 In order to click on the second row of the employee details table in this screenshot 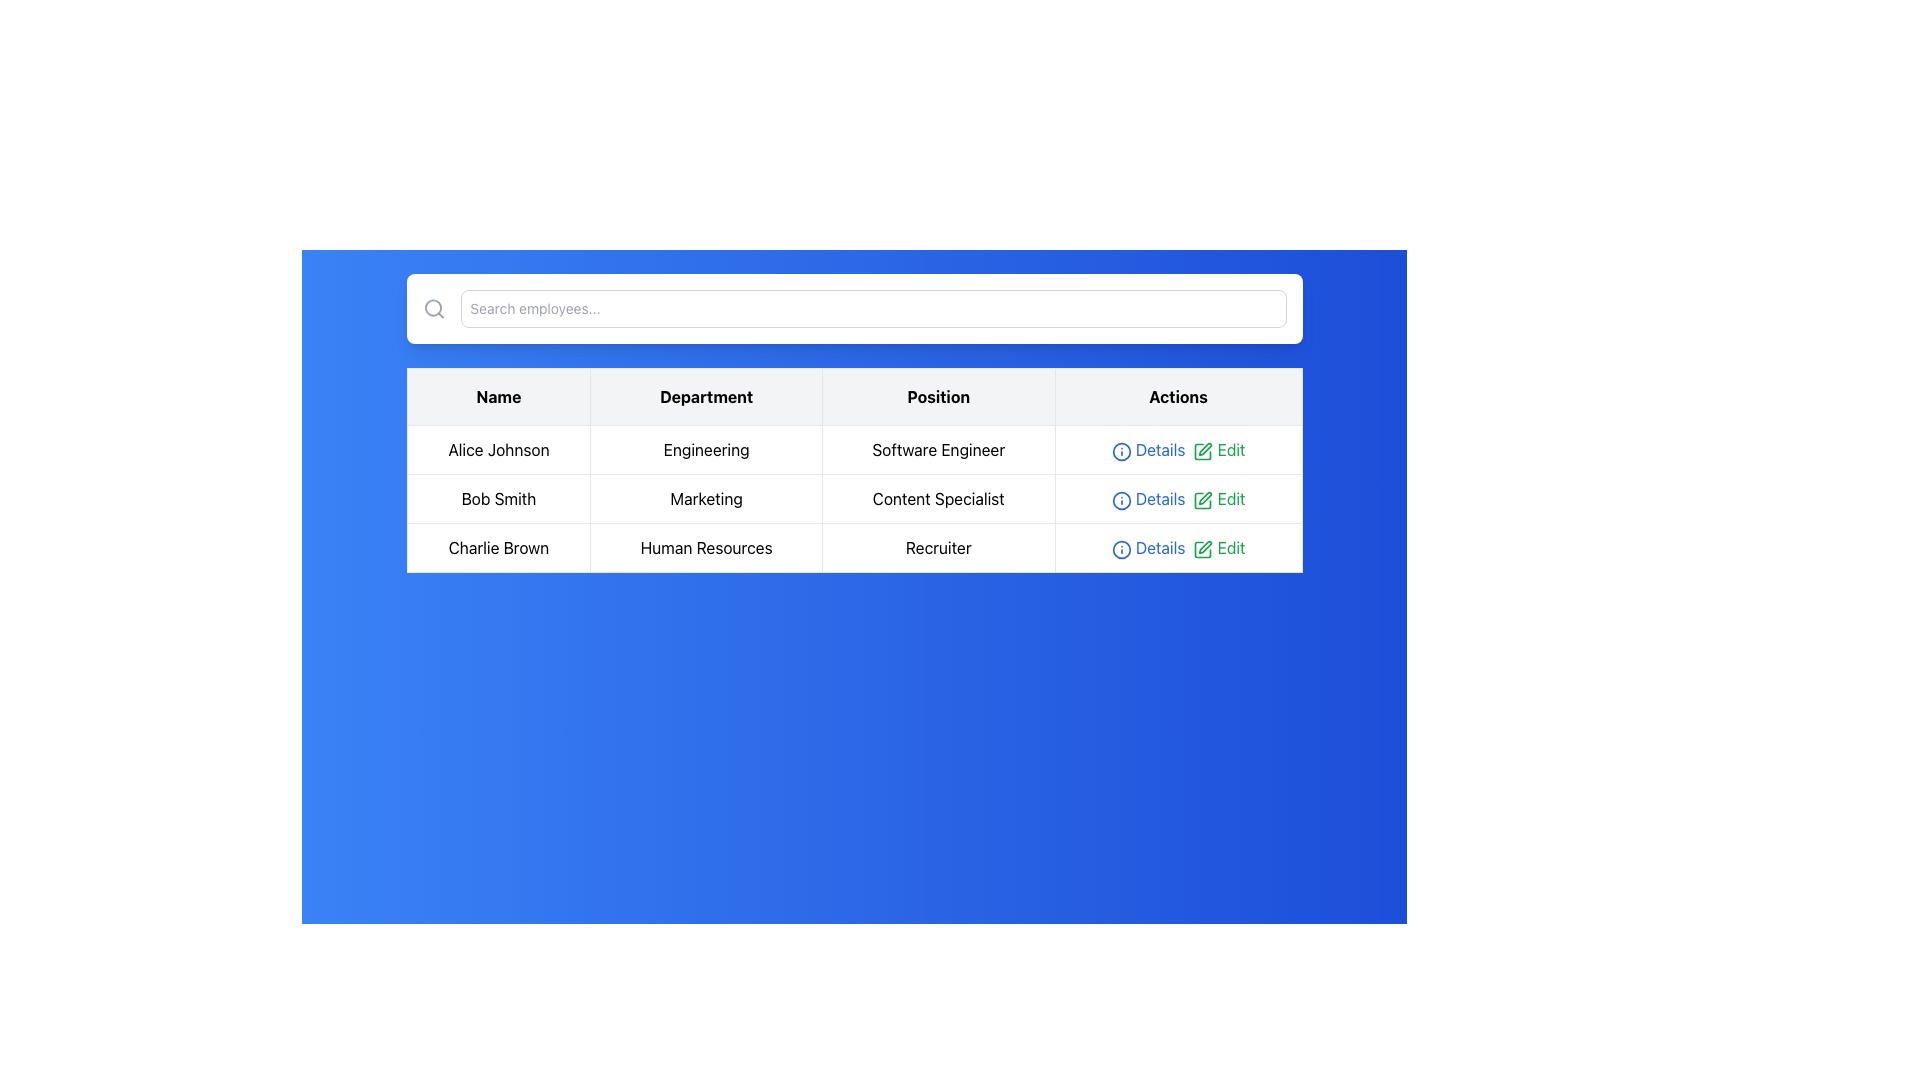, I will do `click(854, 497)`.